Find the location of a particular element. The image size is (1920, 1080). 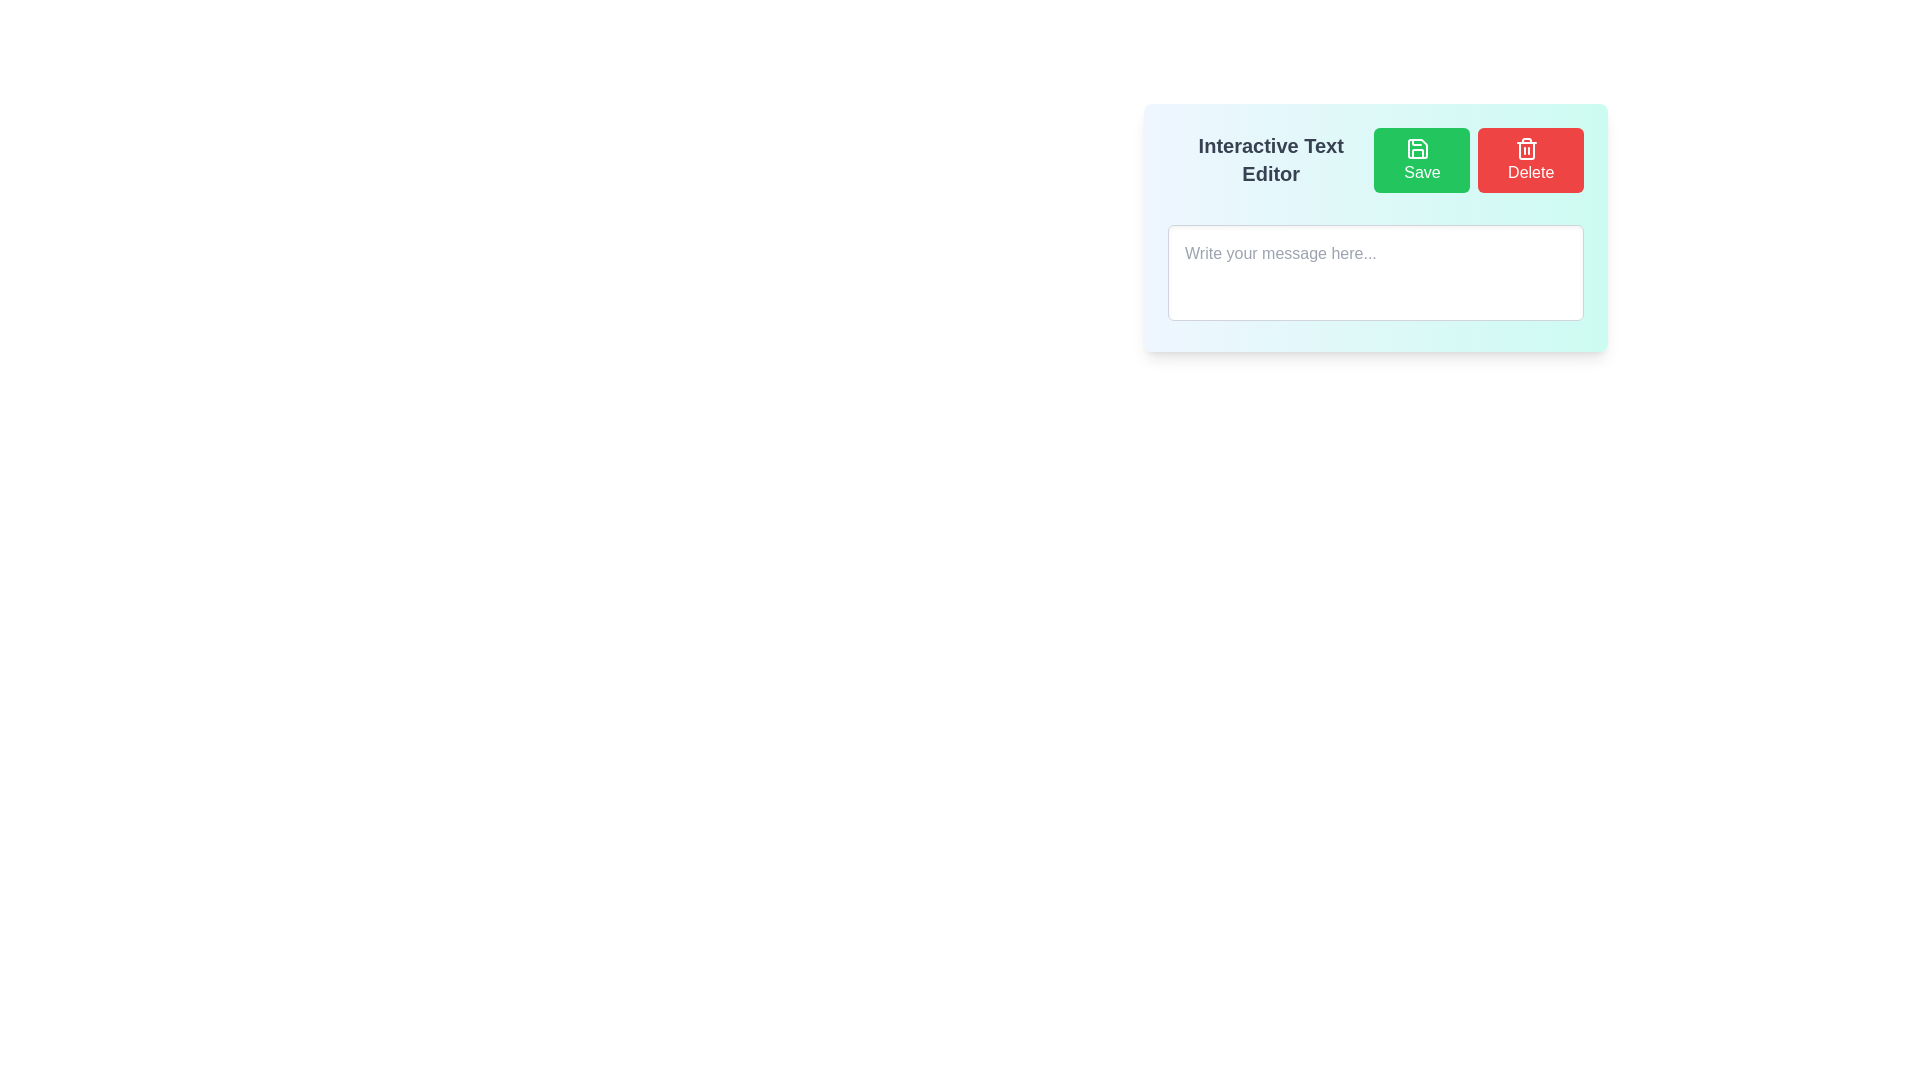

the save icon located within the green 'Save' button in the top-right corner of the interface card is located at coordinates (1417, 147).